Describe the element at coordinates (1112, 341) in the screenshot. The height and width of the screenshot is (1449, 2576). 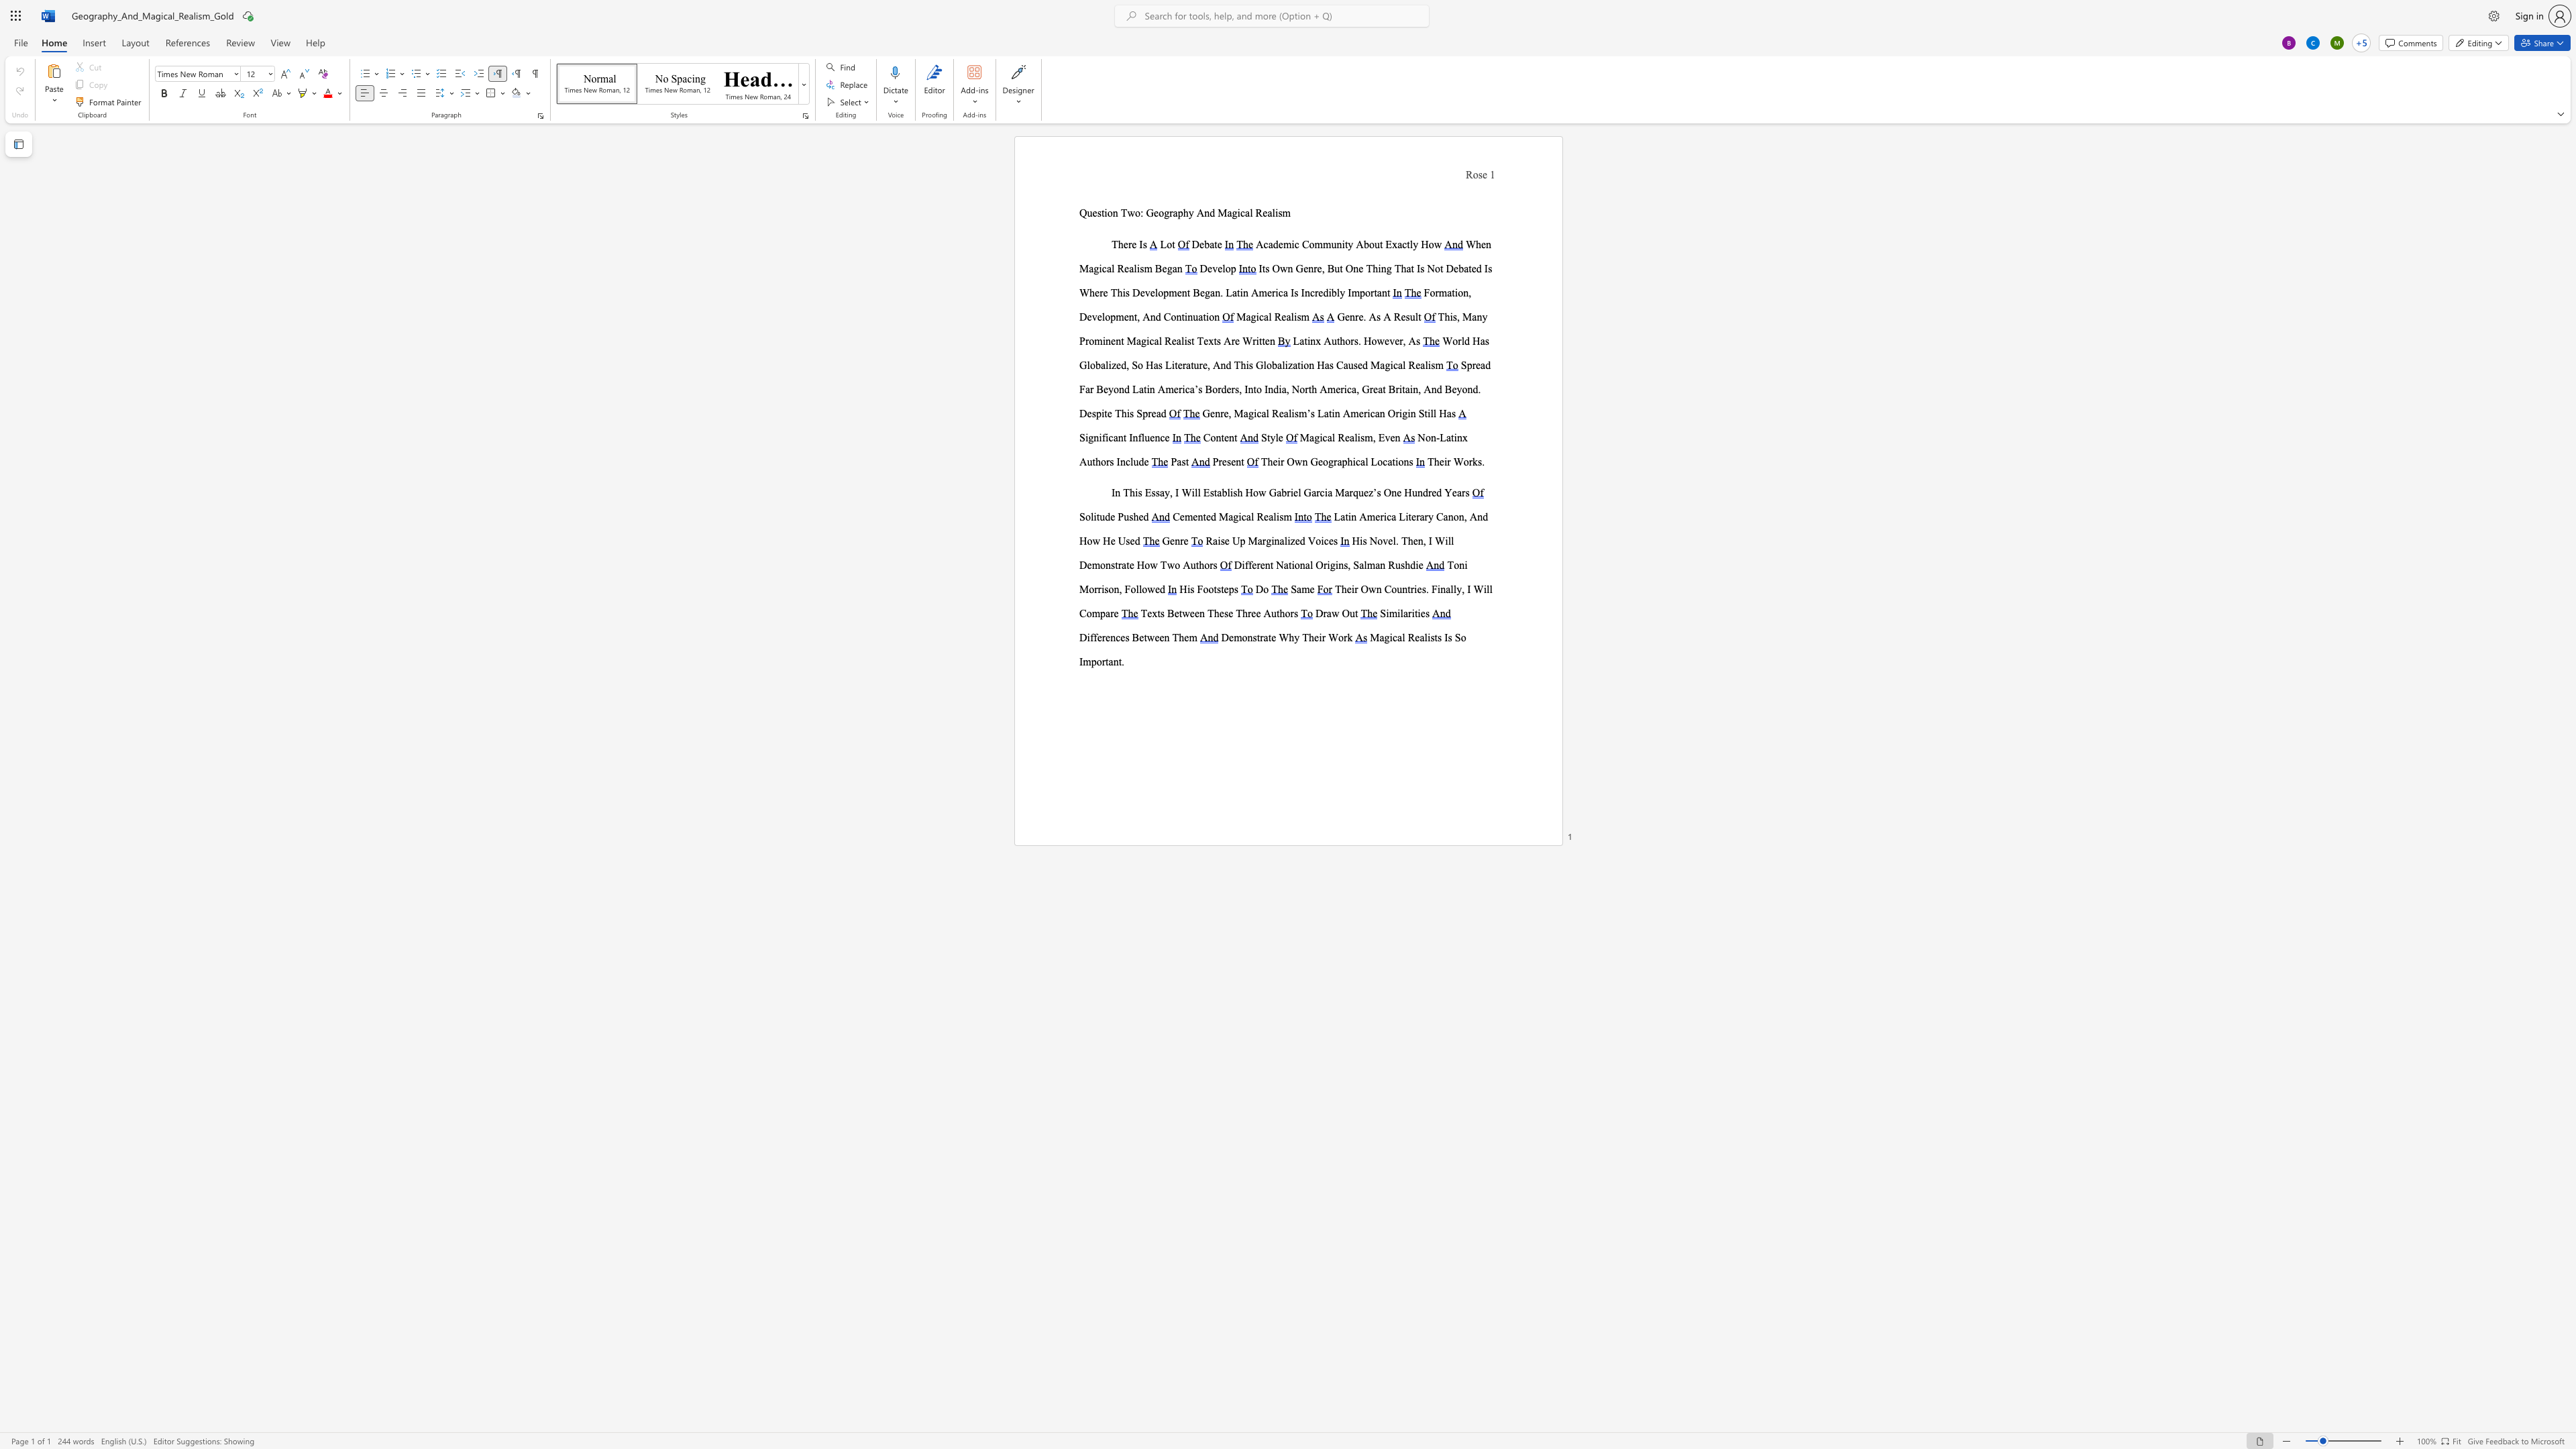
I see `the 1th character "e" in the text` at that location.